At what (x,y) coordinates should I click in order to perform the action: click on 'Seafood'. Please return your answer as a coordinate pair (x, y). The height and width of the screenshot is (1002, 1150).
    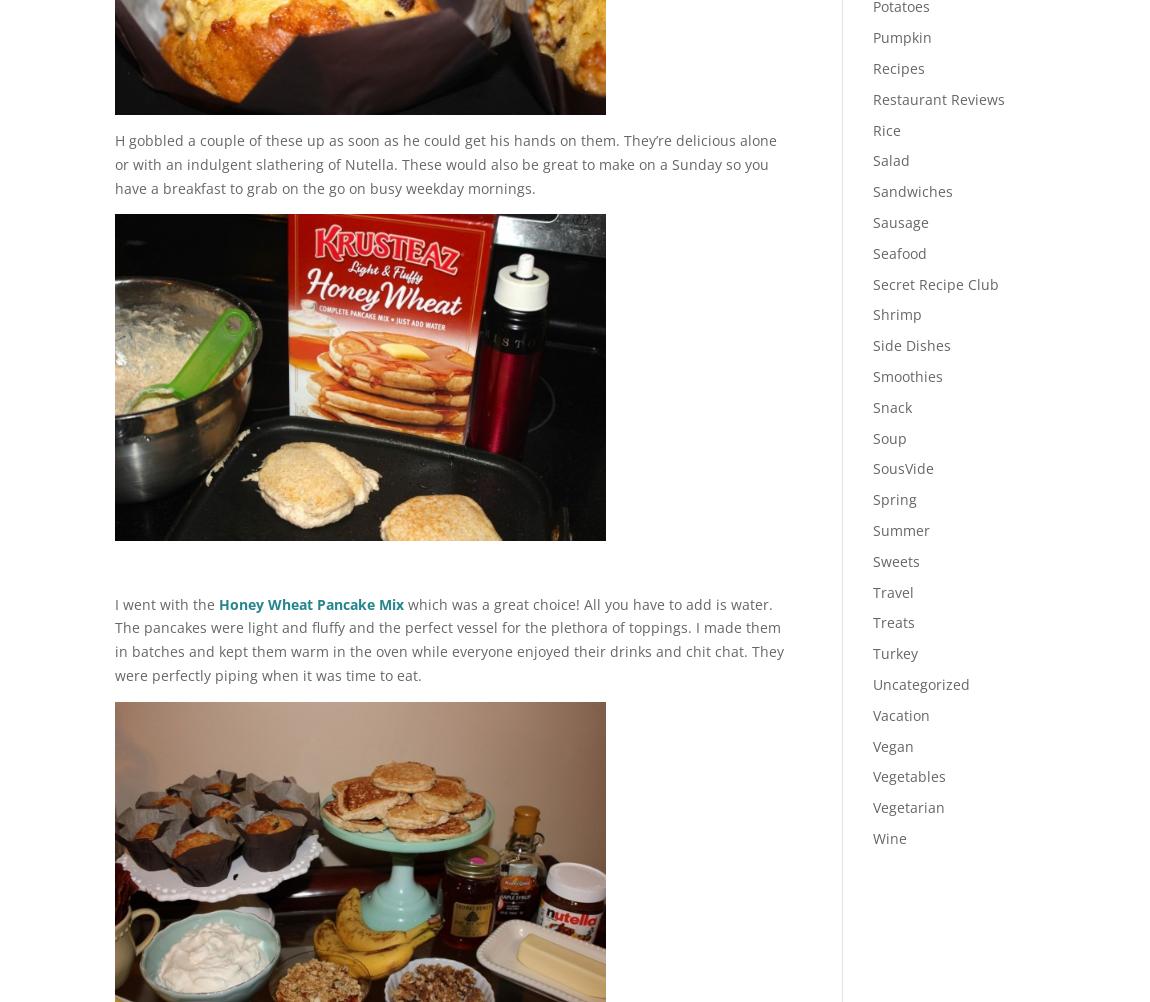
    Looking at the image, I should click on (872, 251).